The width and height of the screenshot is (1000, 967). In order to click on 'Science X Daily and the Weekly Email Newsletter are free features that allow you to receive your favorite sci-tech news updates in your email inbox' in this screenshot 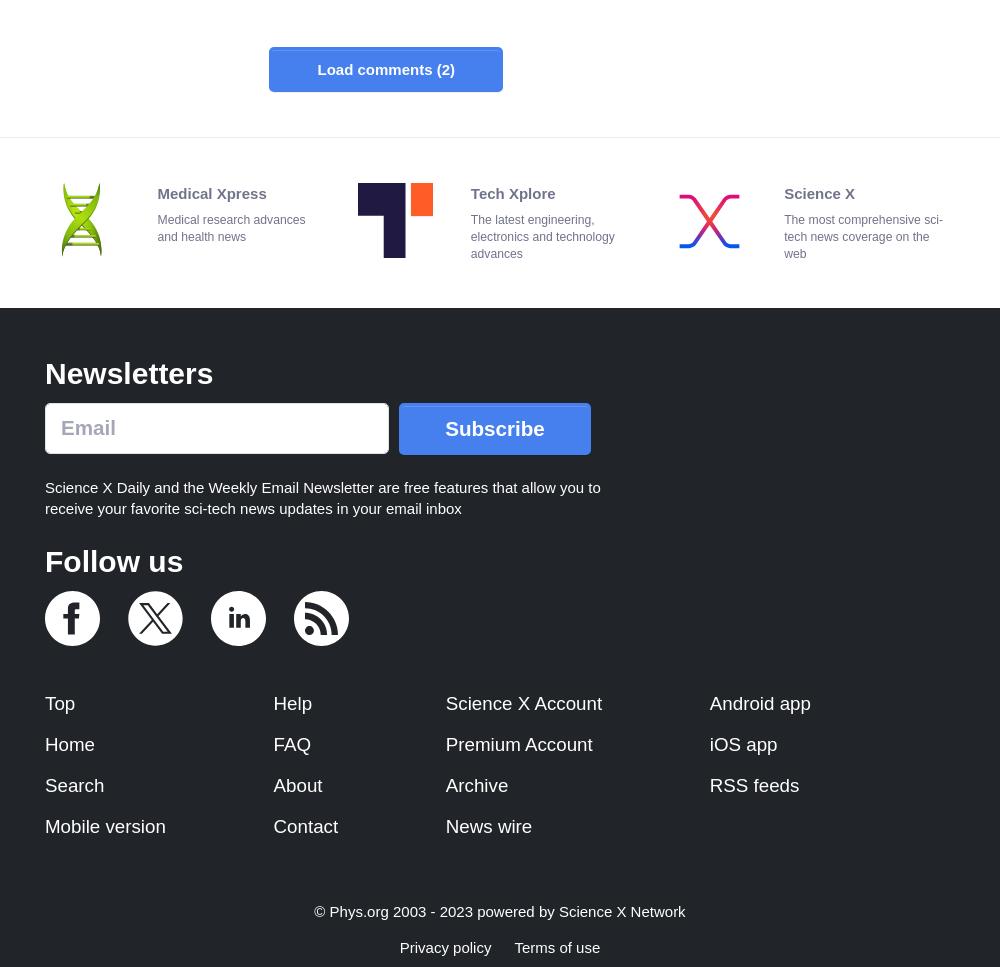, I will do `click(321, 496)`.